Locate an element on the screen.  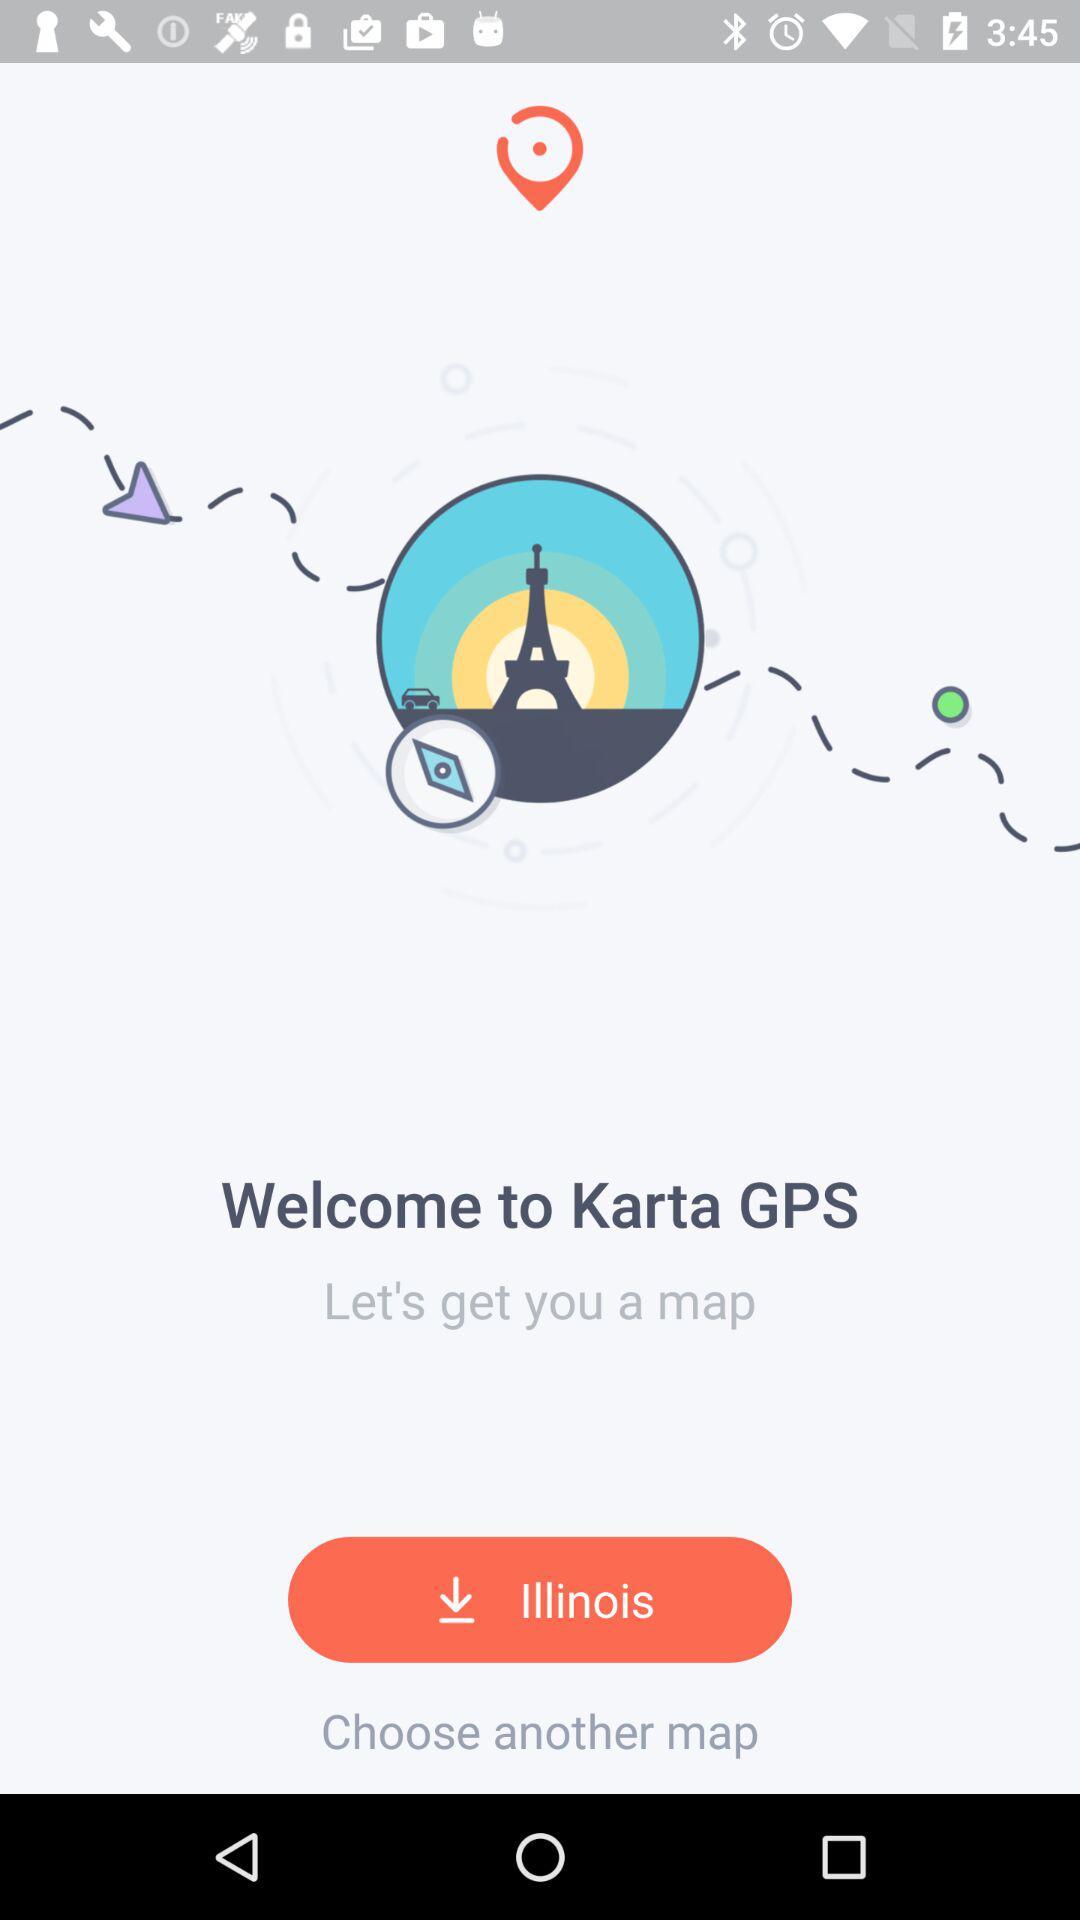
the item to the left of the let s get icon is located at coordinates (7, 896).